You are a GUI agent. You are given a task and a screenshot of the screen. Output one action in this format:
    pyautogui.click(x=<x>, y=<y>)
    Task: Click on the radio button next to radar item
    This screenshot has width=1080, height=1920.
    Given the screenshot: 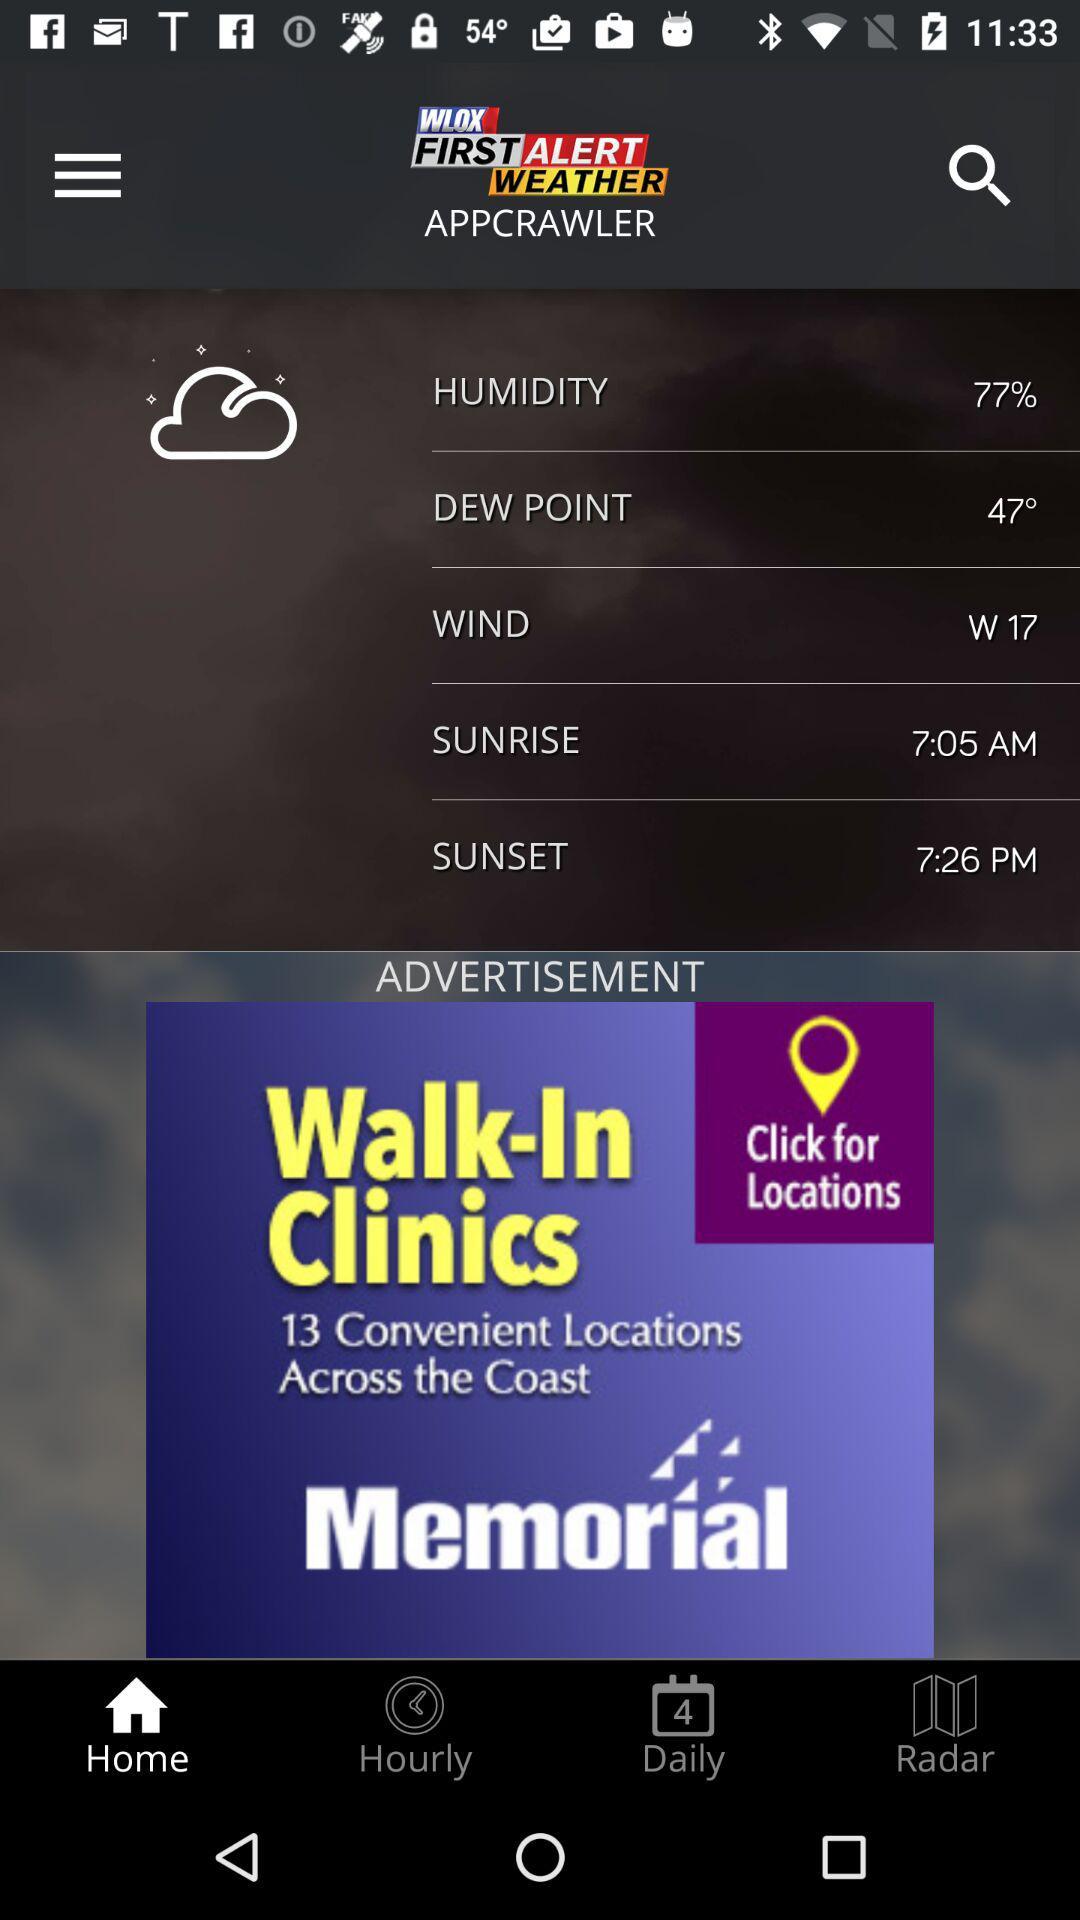 What is the action you would take?
    pyautogui.click(x=682, y=1726)
    